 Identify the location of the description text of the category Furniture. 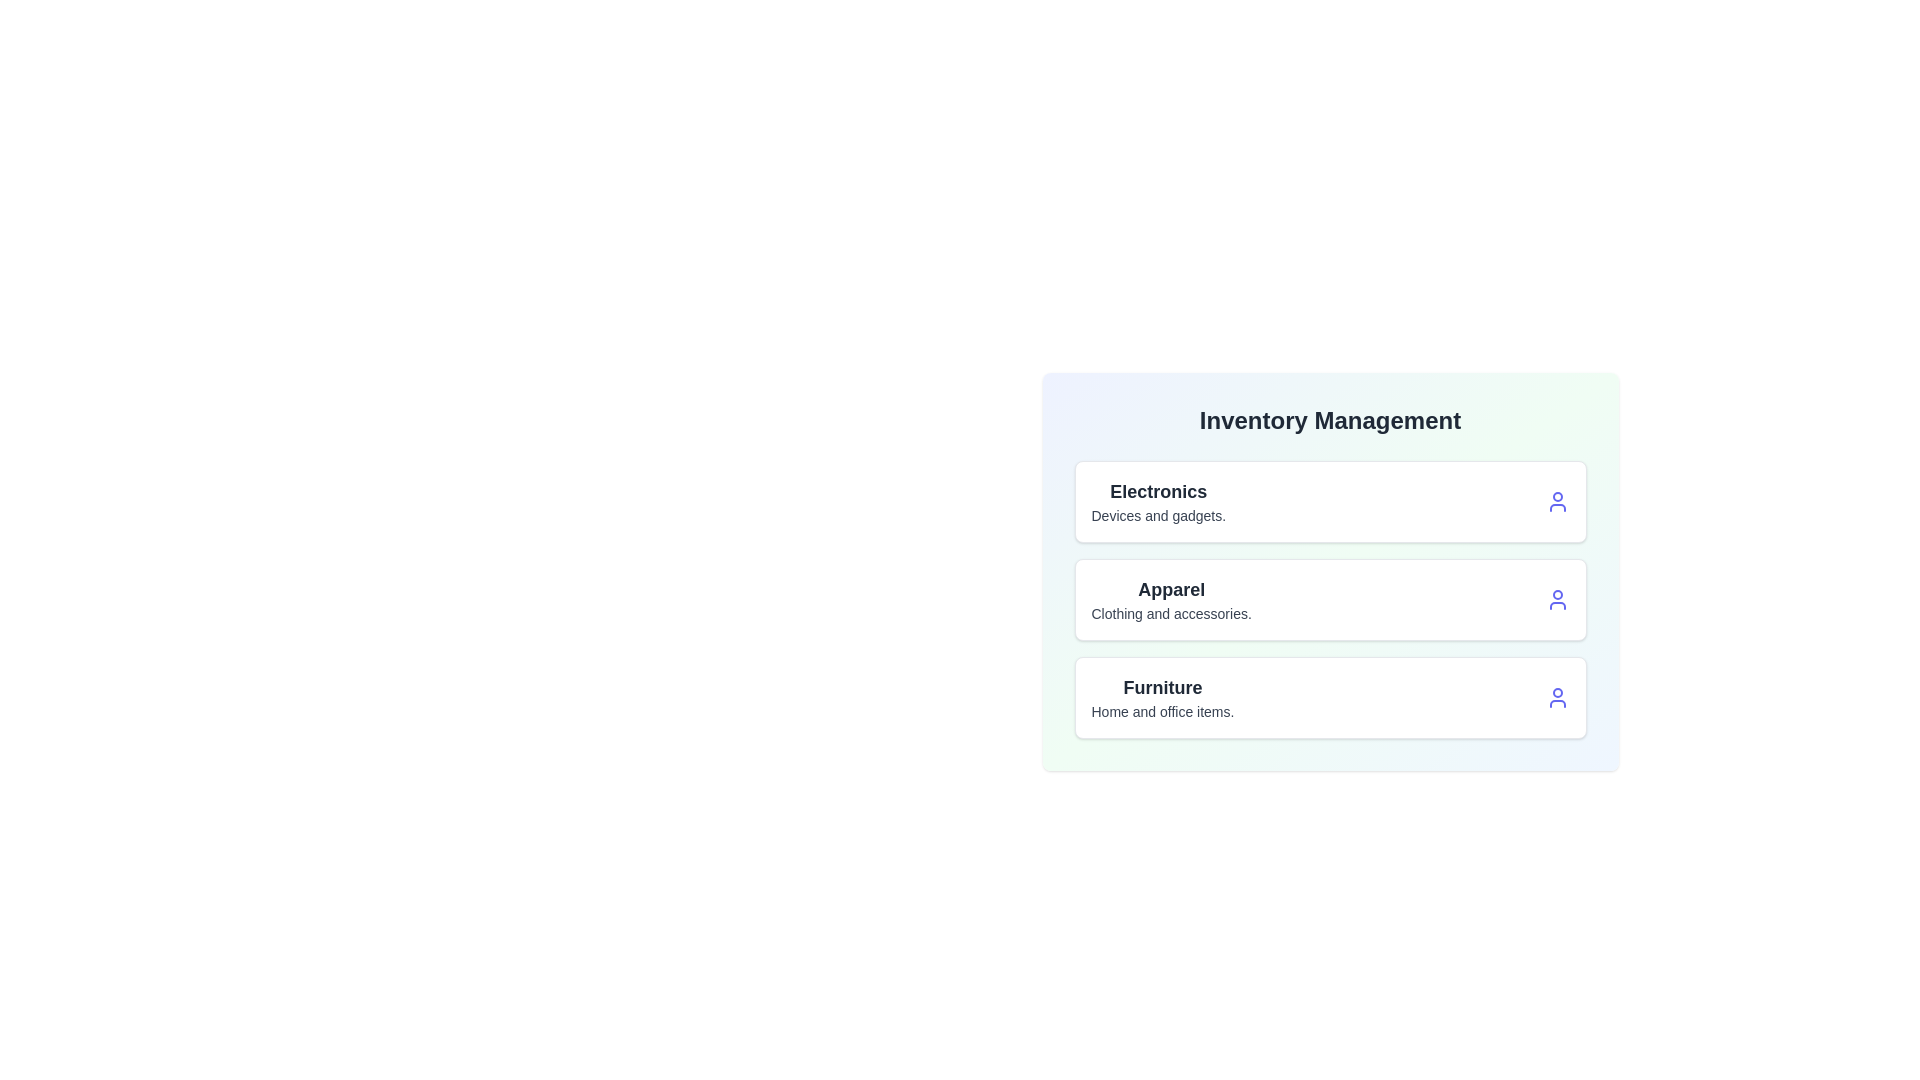
(1162, 711).